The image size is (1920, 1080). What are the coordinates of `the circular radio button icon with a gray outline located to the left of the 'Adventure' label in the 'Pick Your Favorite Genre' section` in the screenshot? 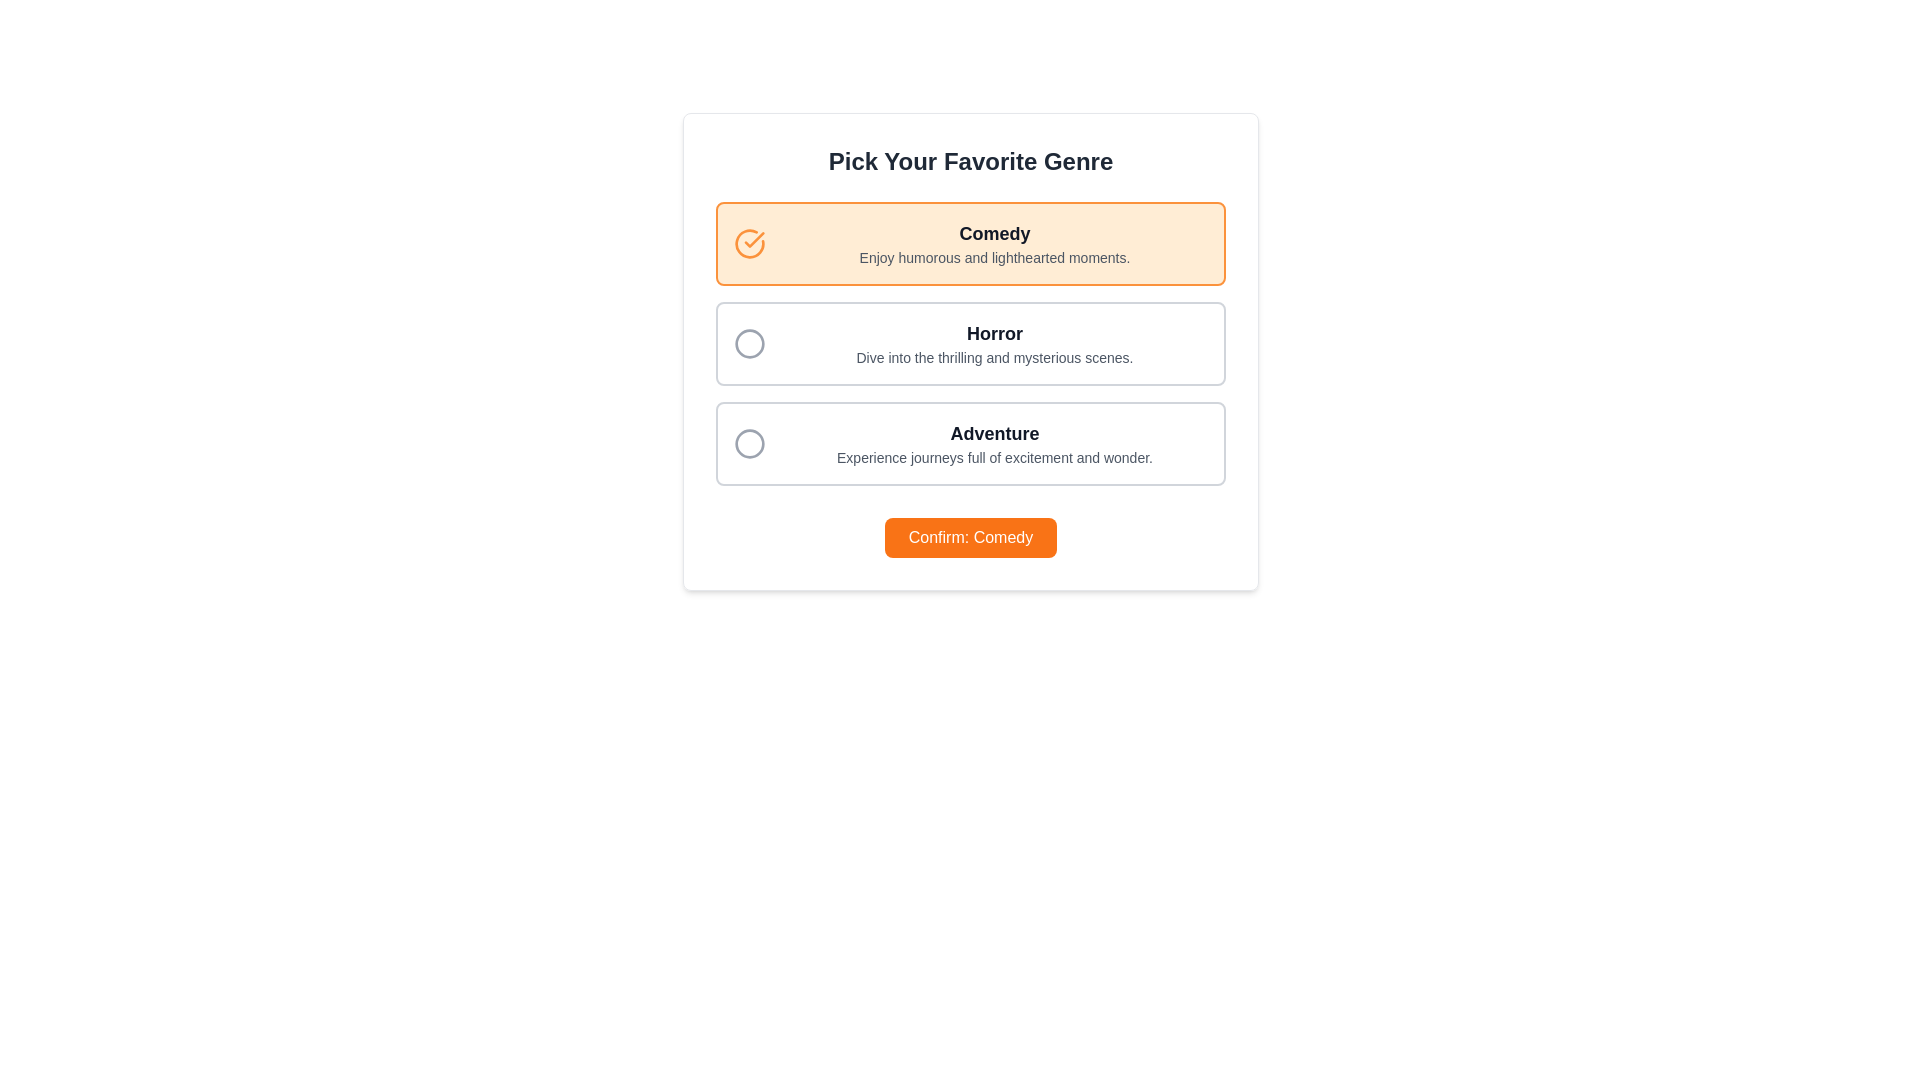 It's located at (748, 442).